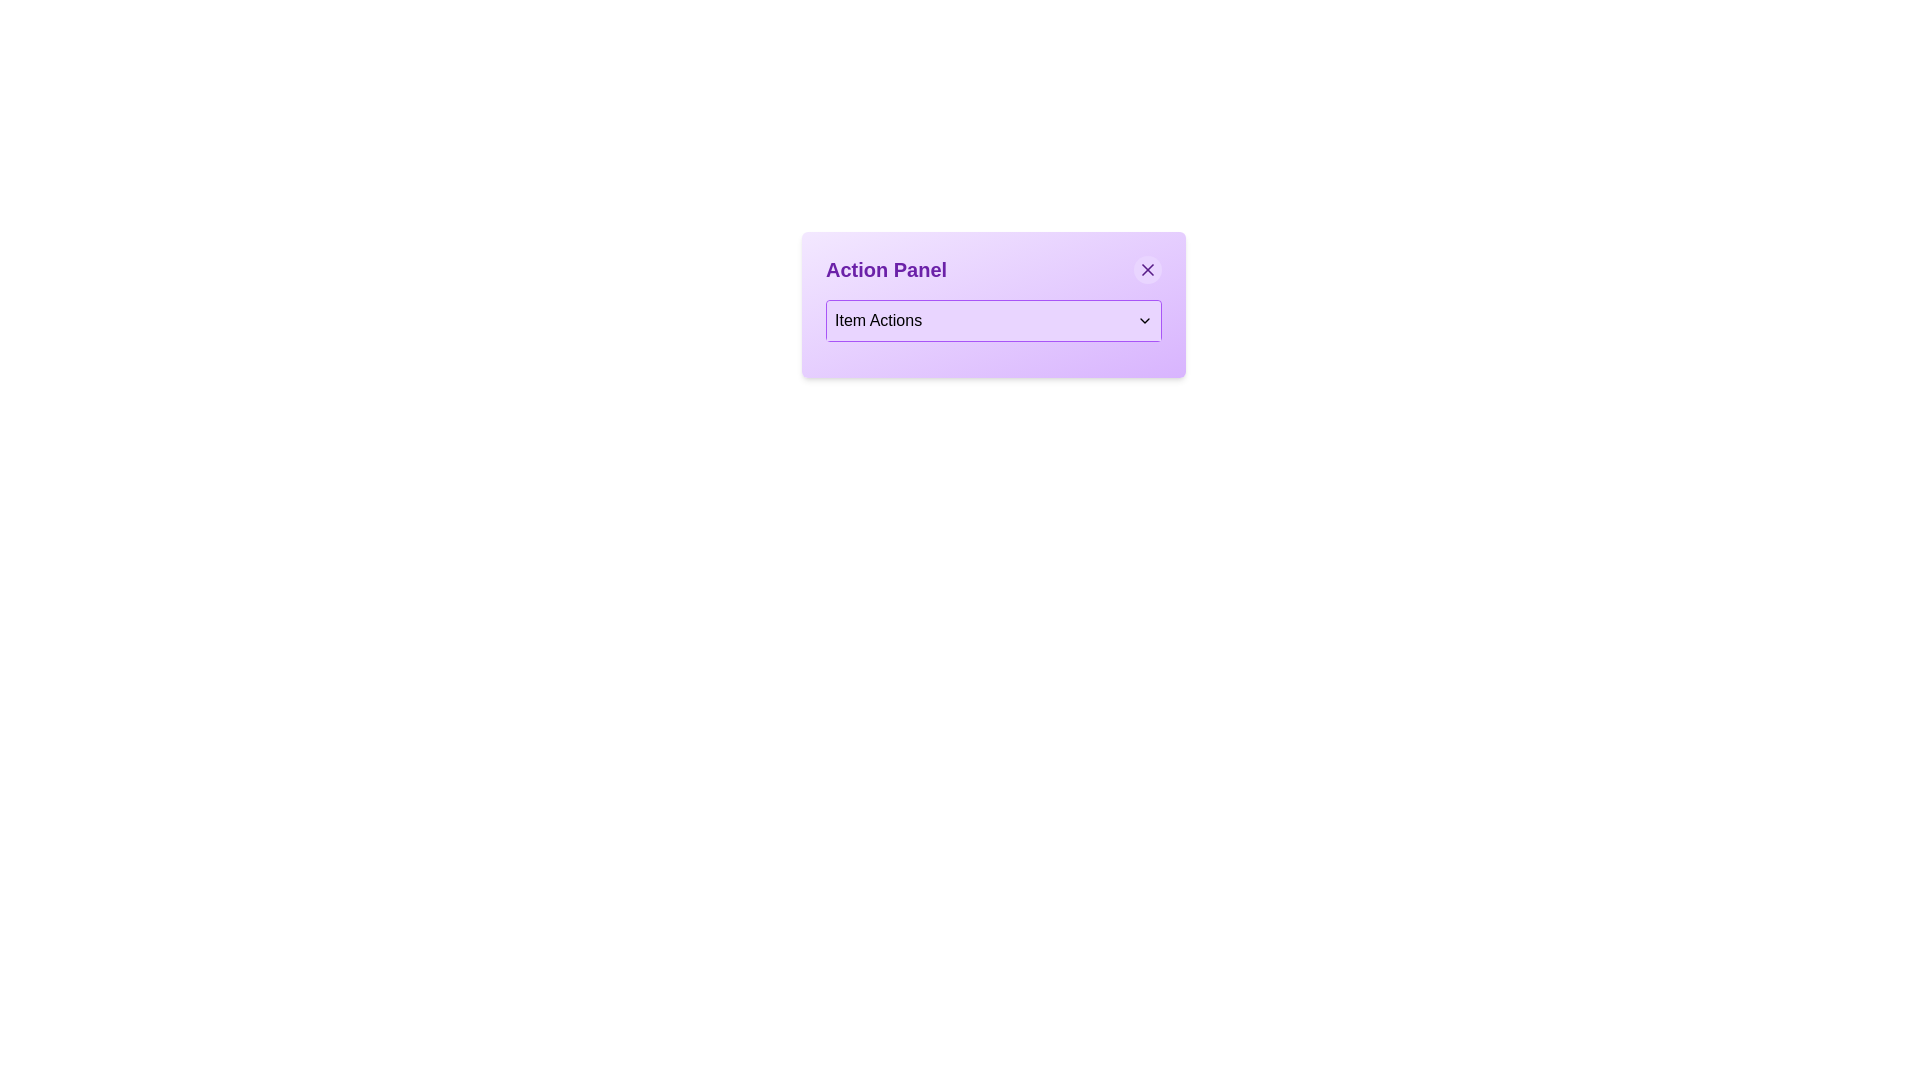  Describe the element at coordinates (1147, 270) in the screenshot. I see `the circular button with a light purple background and 'X' icon in dark purple at the top-right corner of the Action Panel` at that location.